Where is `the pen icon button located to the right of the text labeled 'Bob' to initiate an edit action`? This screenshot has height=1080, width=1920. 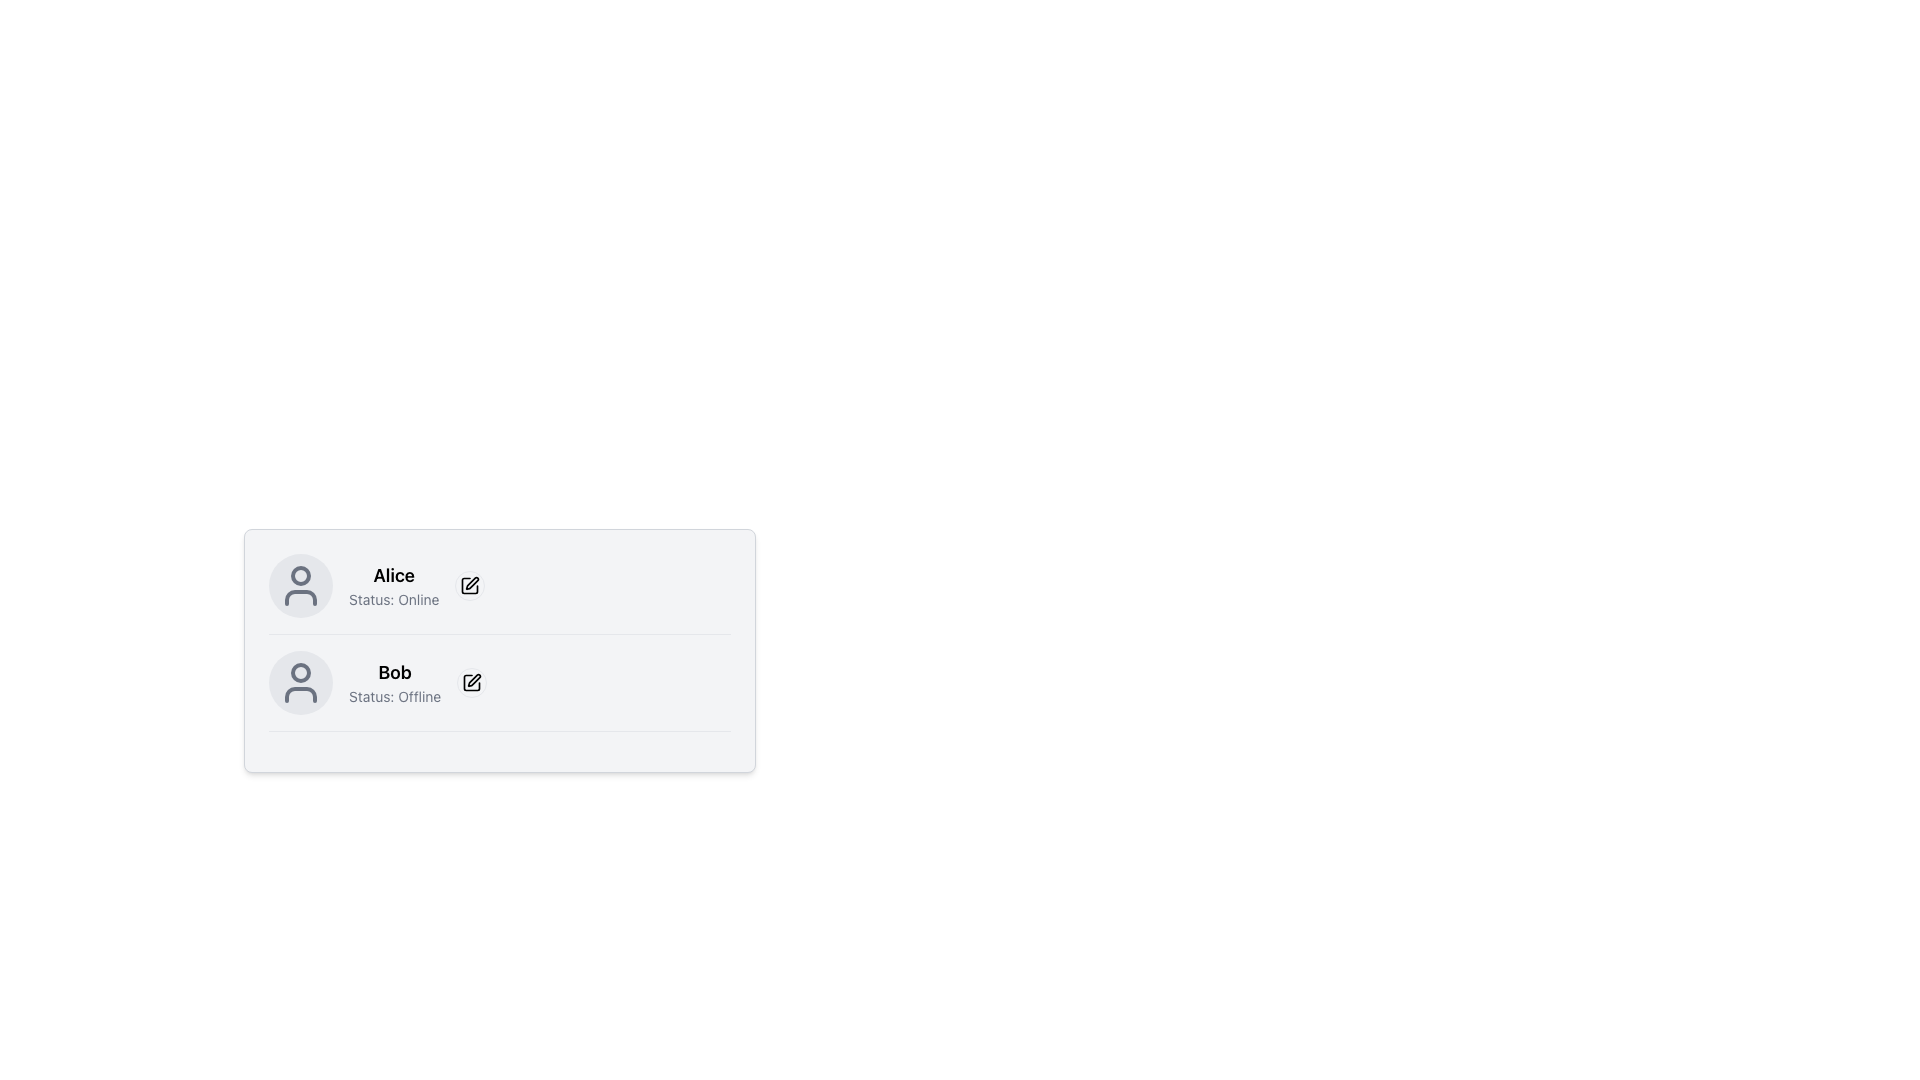
the pen icon button located to the right of the text labeled 'Bob' to initiate an edit action is located at coordinates (470, 681).